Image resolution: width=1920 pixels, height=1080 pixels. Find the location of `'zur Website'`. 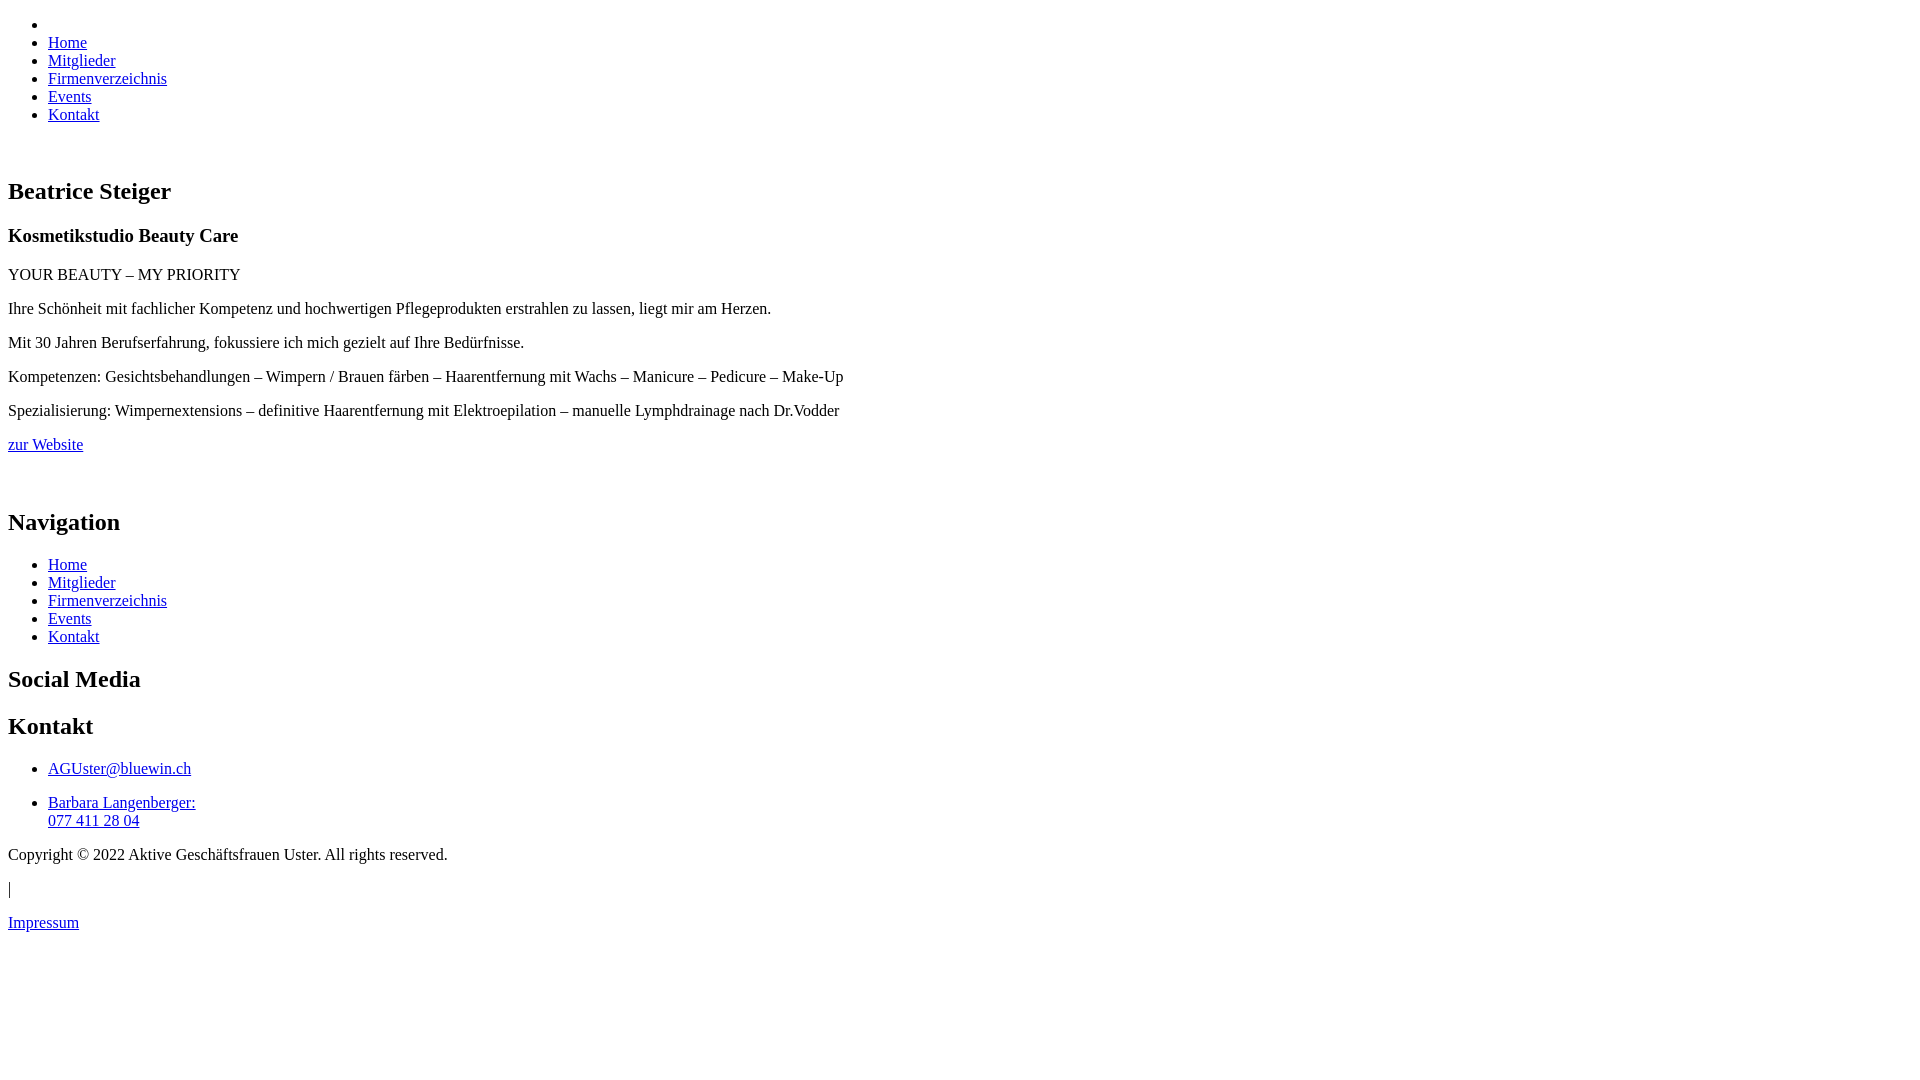

'zur Website' is located at coordinates (45, 443).